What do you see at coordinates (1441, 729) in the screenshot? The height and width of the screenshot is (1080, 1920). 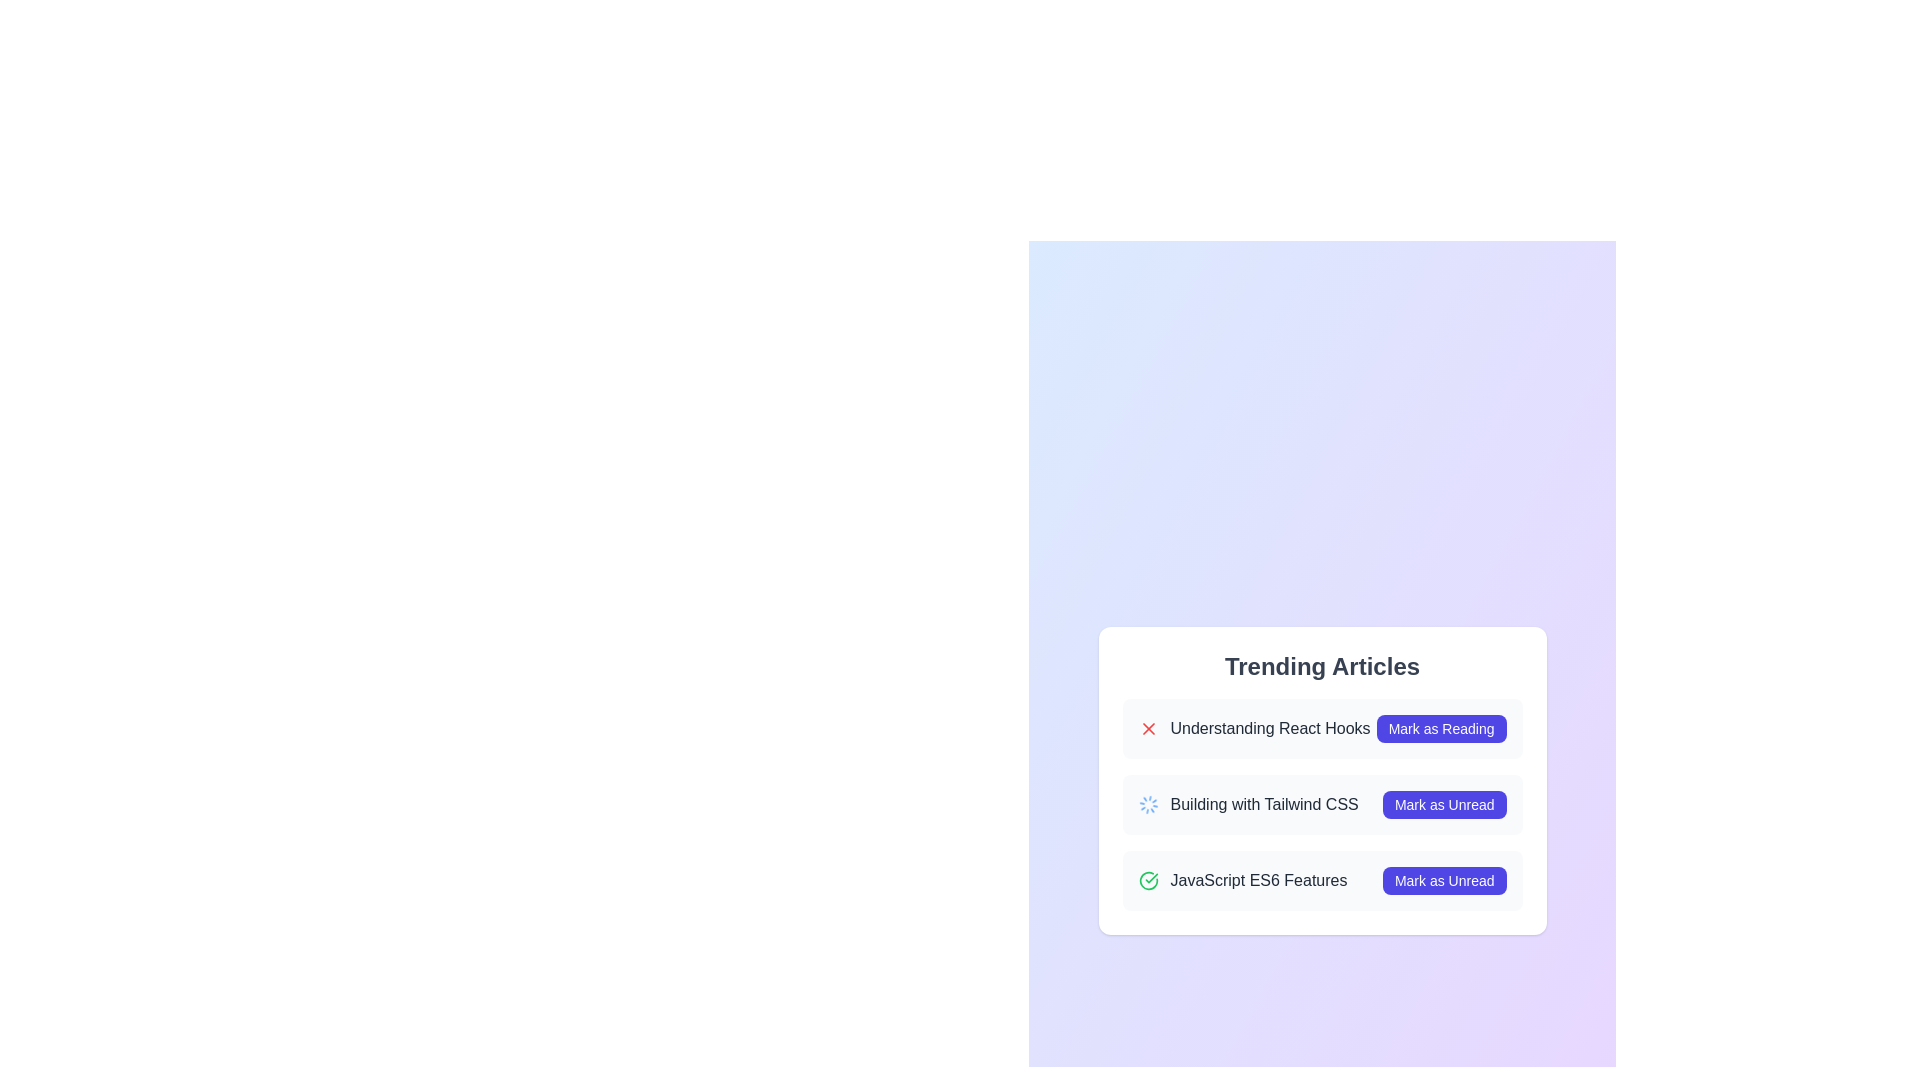 I see `the 'Mark as Reading' button, which is a dark indigo button with white text, located at the far right of the 'Trending Articles' section` at bounding box center [1441, 729].